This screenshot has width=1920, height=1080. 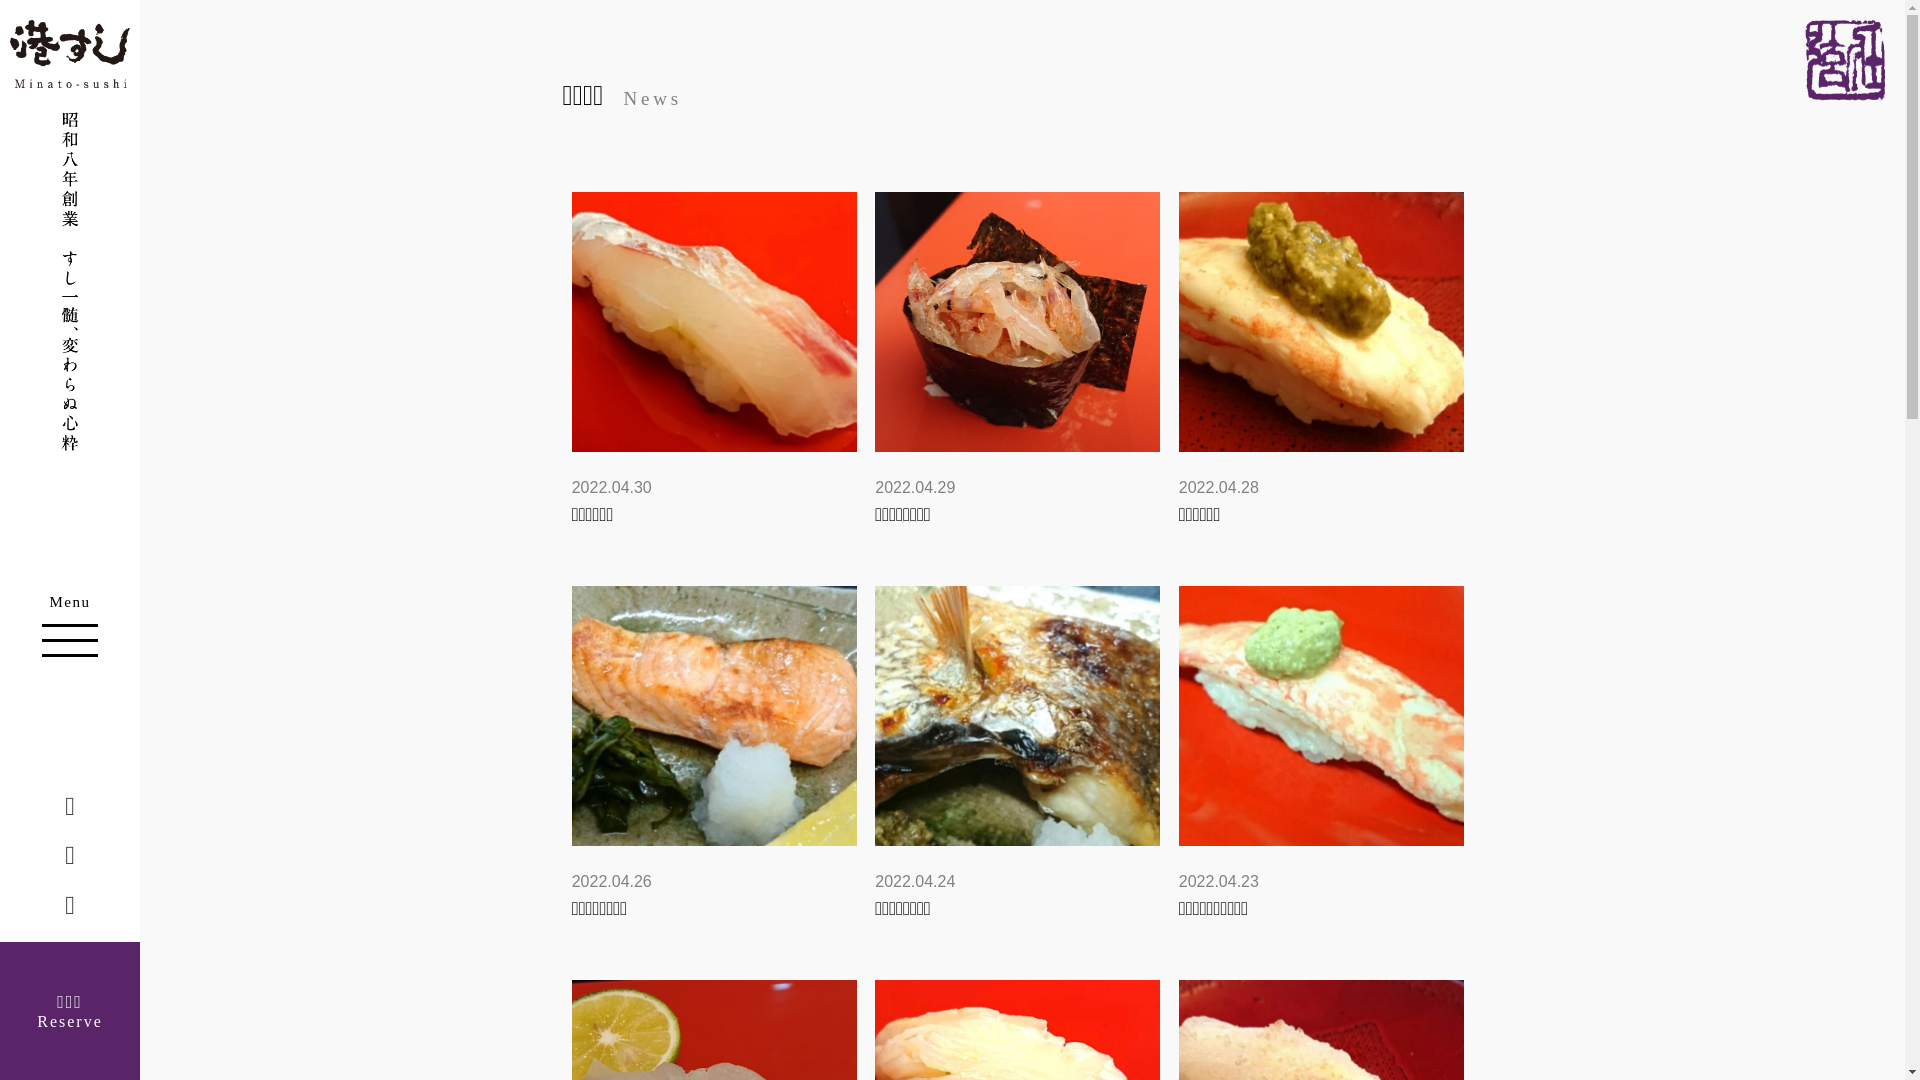 I want to click on 'Menu', so click(x=70, y=623).